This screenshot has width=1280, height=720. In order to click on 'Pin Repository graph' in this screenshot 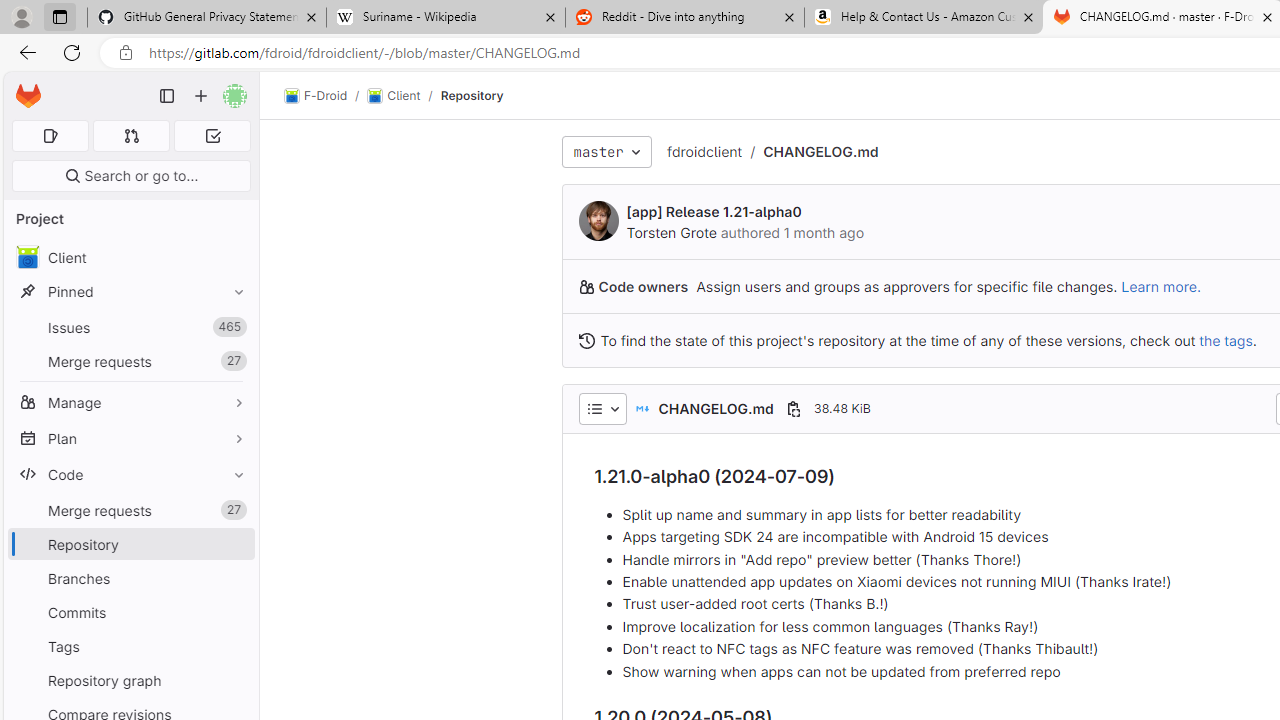, I will do `click(234, 679)`.